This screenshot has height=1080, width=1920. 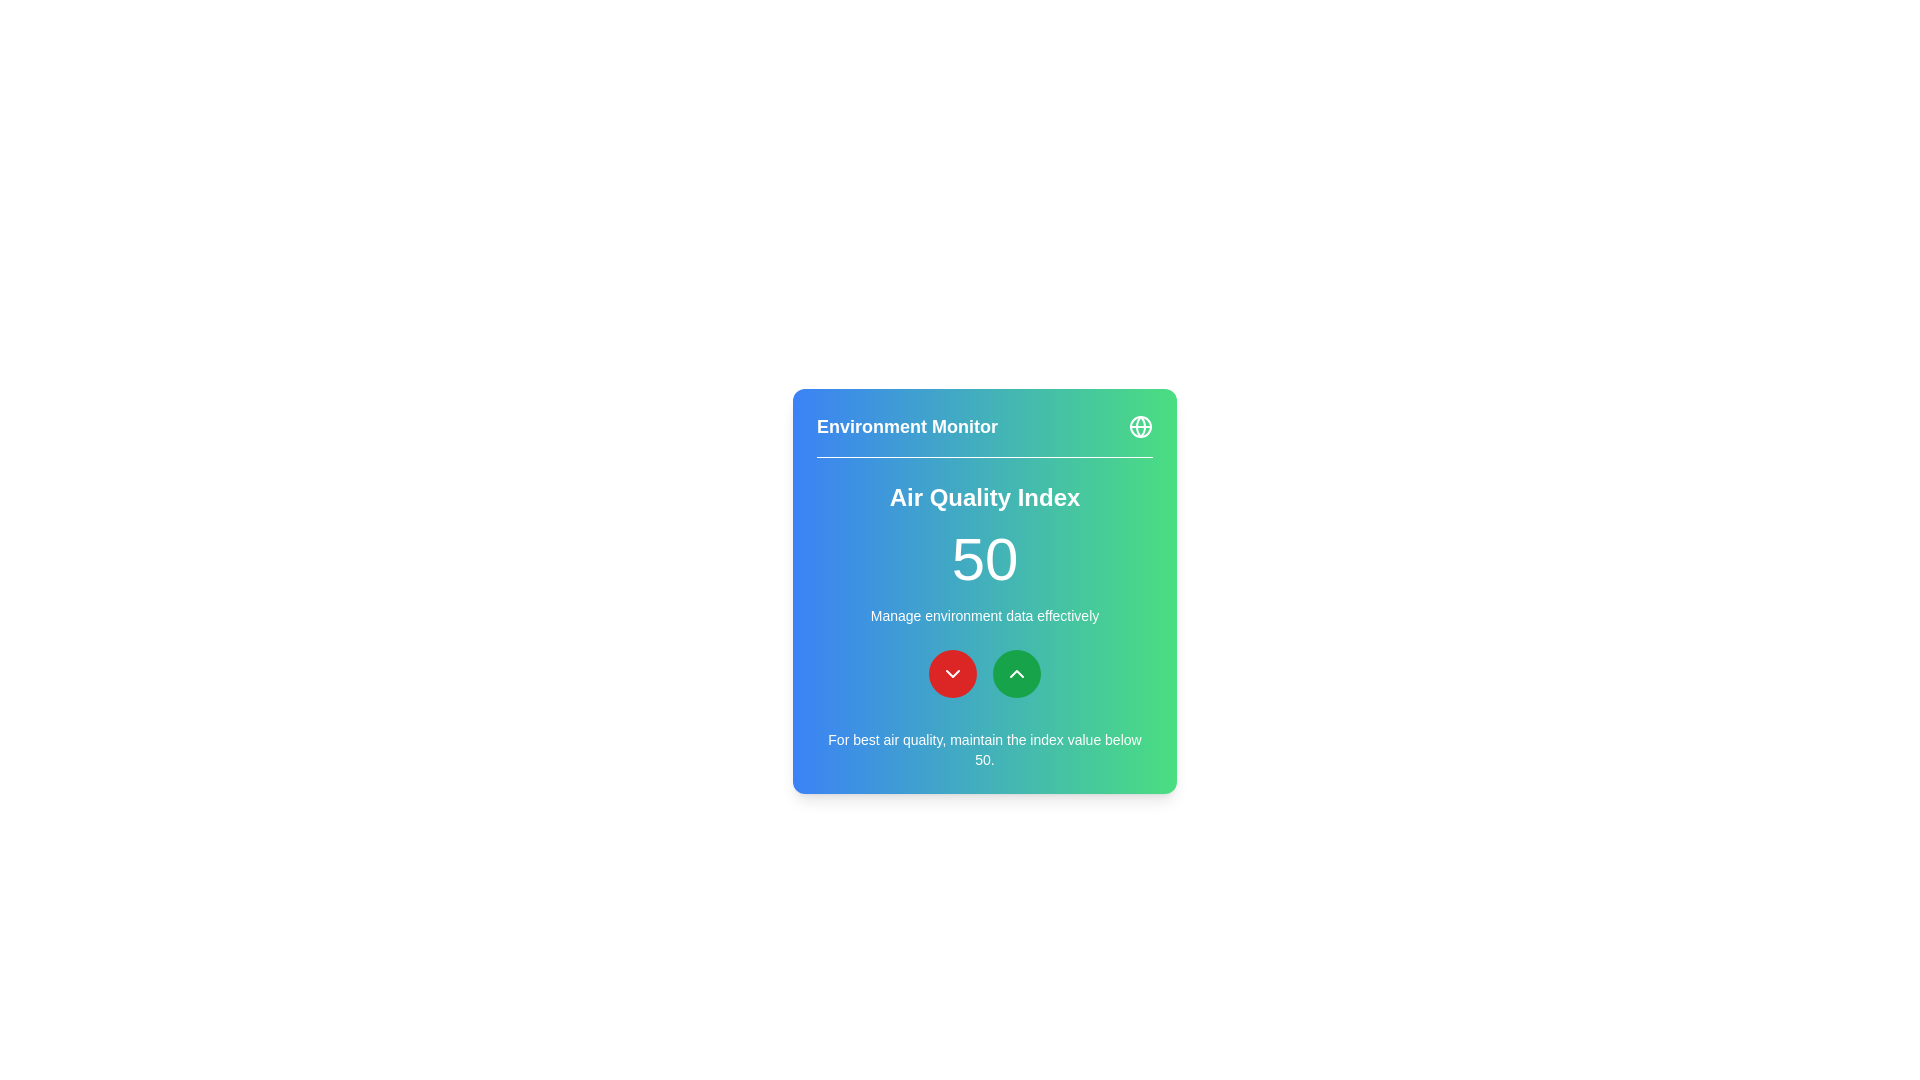 I want to click on the informational text displaying 'For best air quality, maintain the index value below 50.' which is located at the lower part of the panel, so click(x=984, y=749).